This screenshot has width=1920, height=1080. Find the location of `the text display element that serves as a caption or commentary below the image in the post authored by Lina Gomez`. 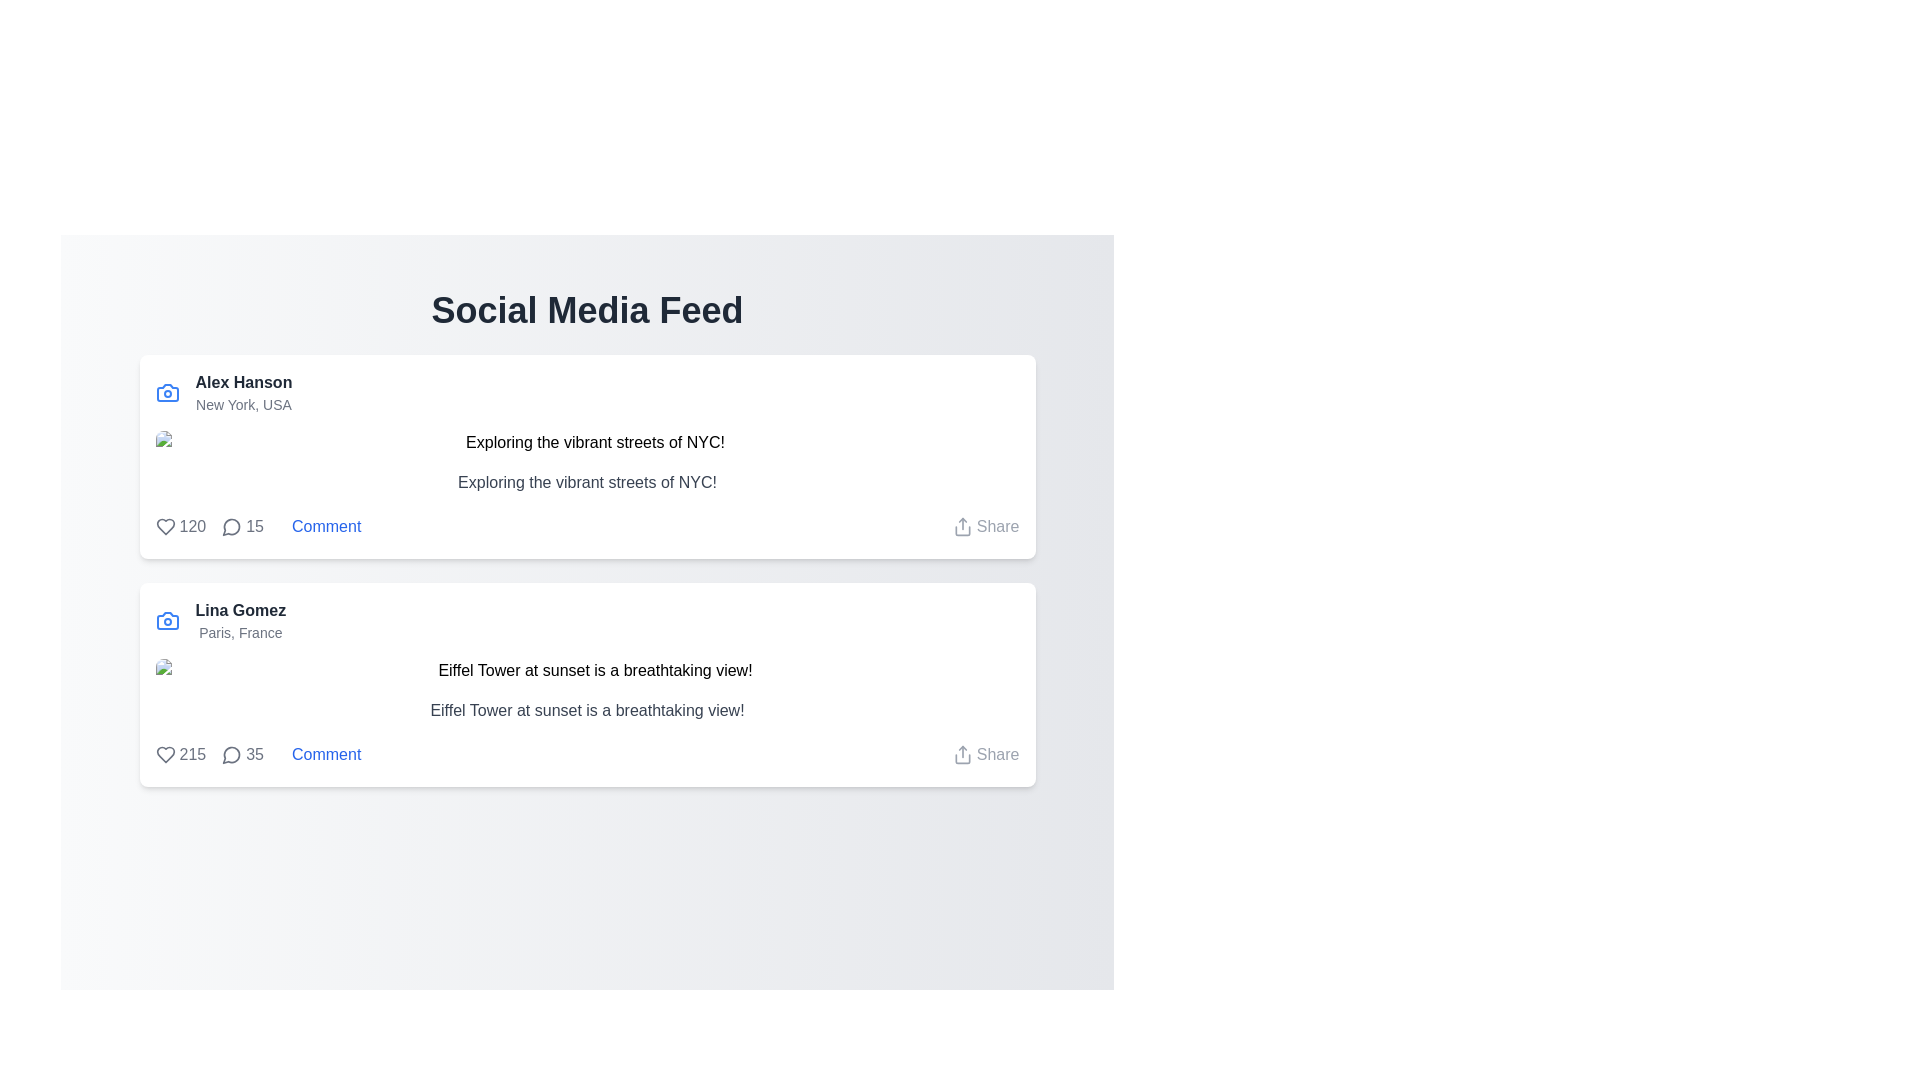

the text display element that serves as a caption or commentary below the image in the post authored by Lina Gomez is located at coordinates (586, 709).